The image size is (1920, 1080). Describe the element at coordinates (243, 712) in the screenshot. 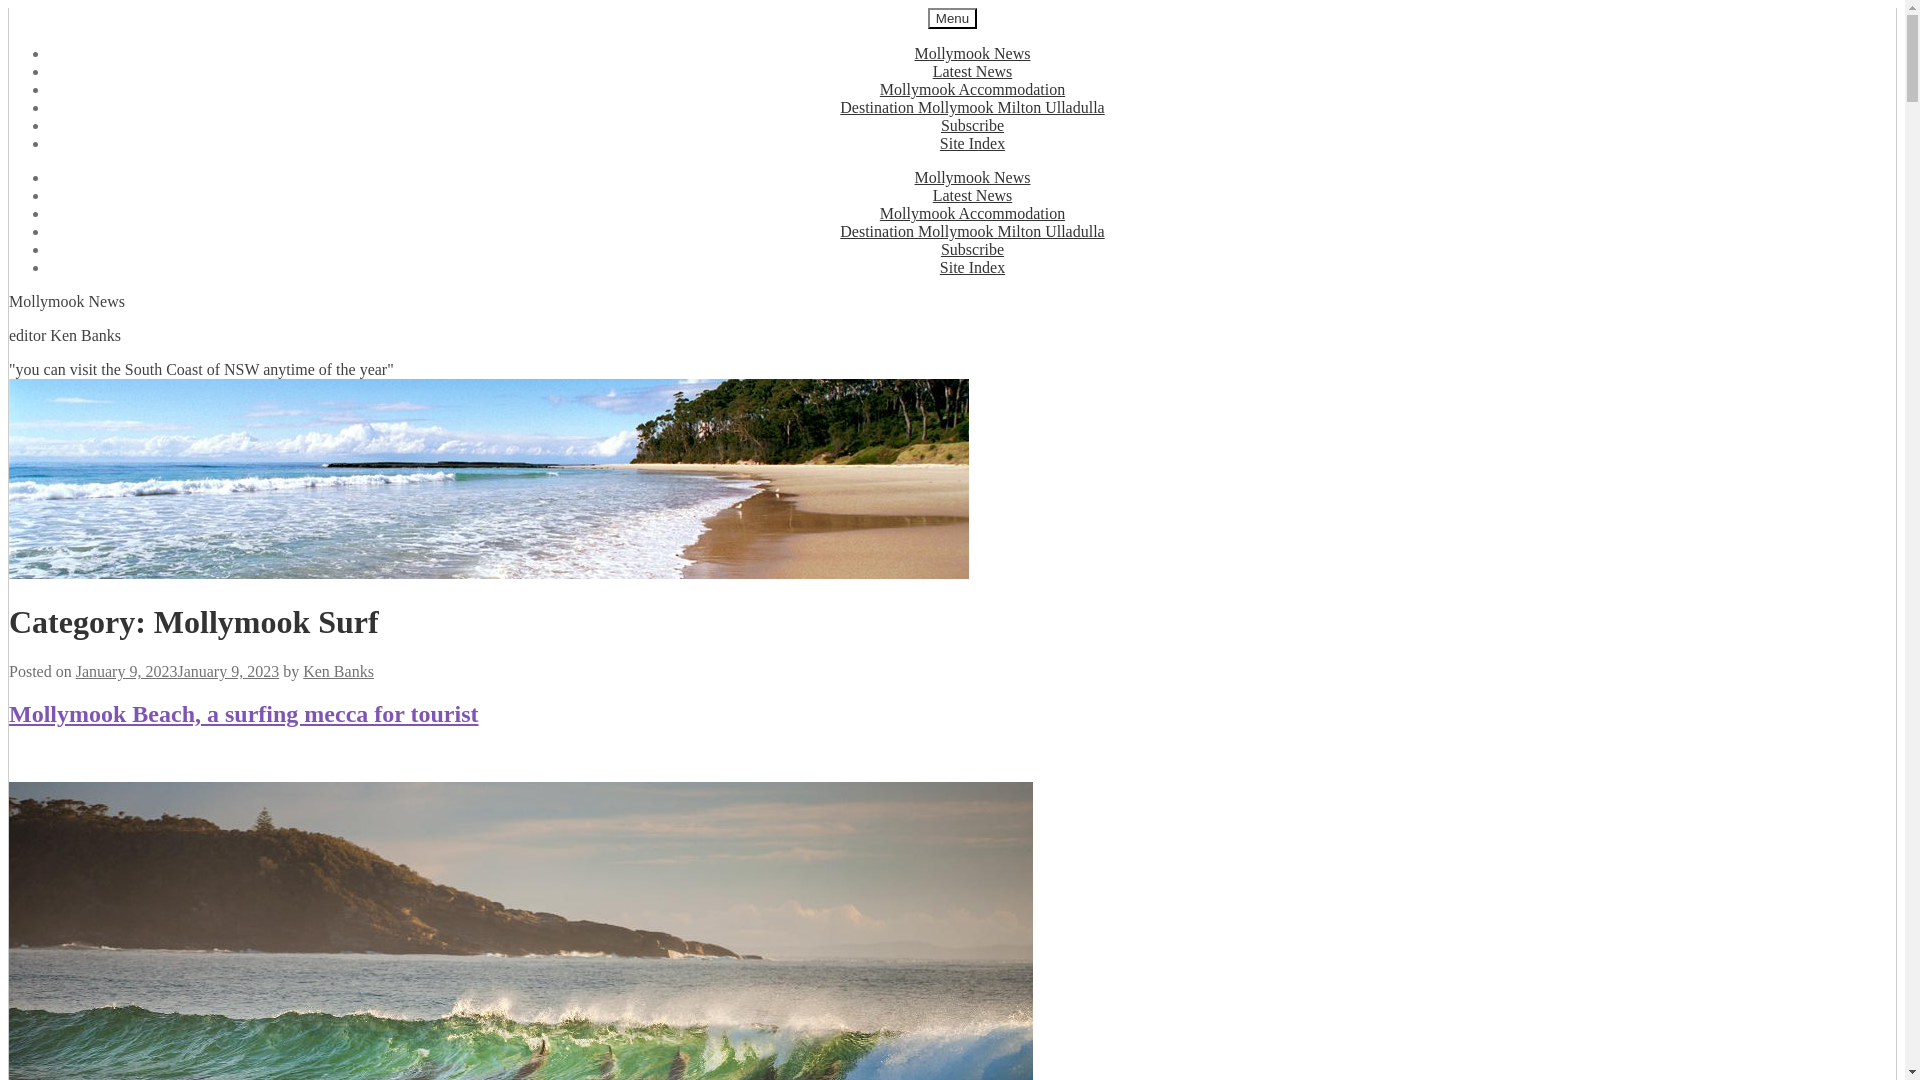

I see `'Mollymook Beach, a surfing mecca for tourist'` at that location.